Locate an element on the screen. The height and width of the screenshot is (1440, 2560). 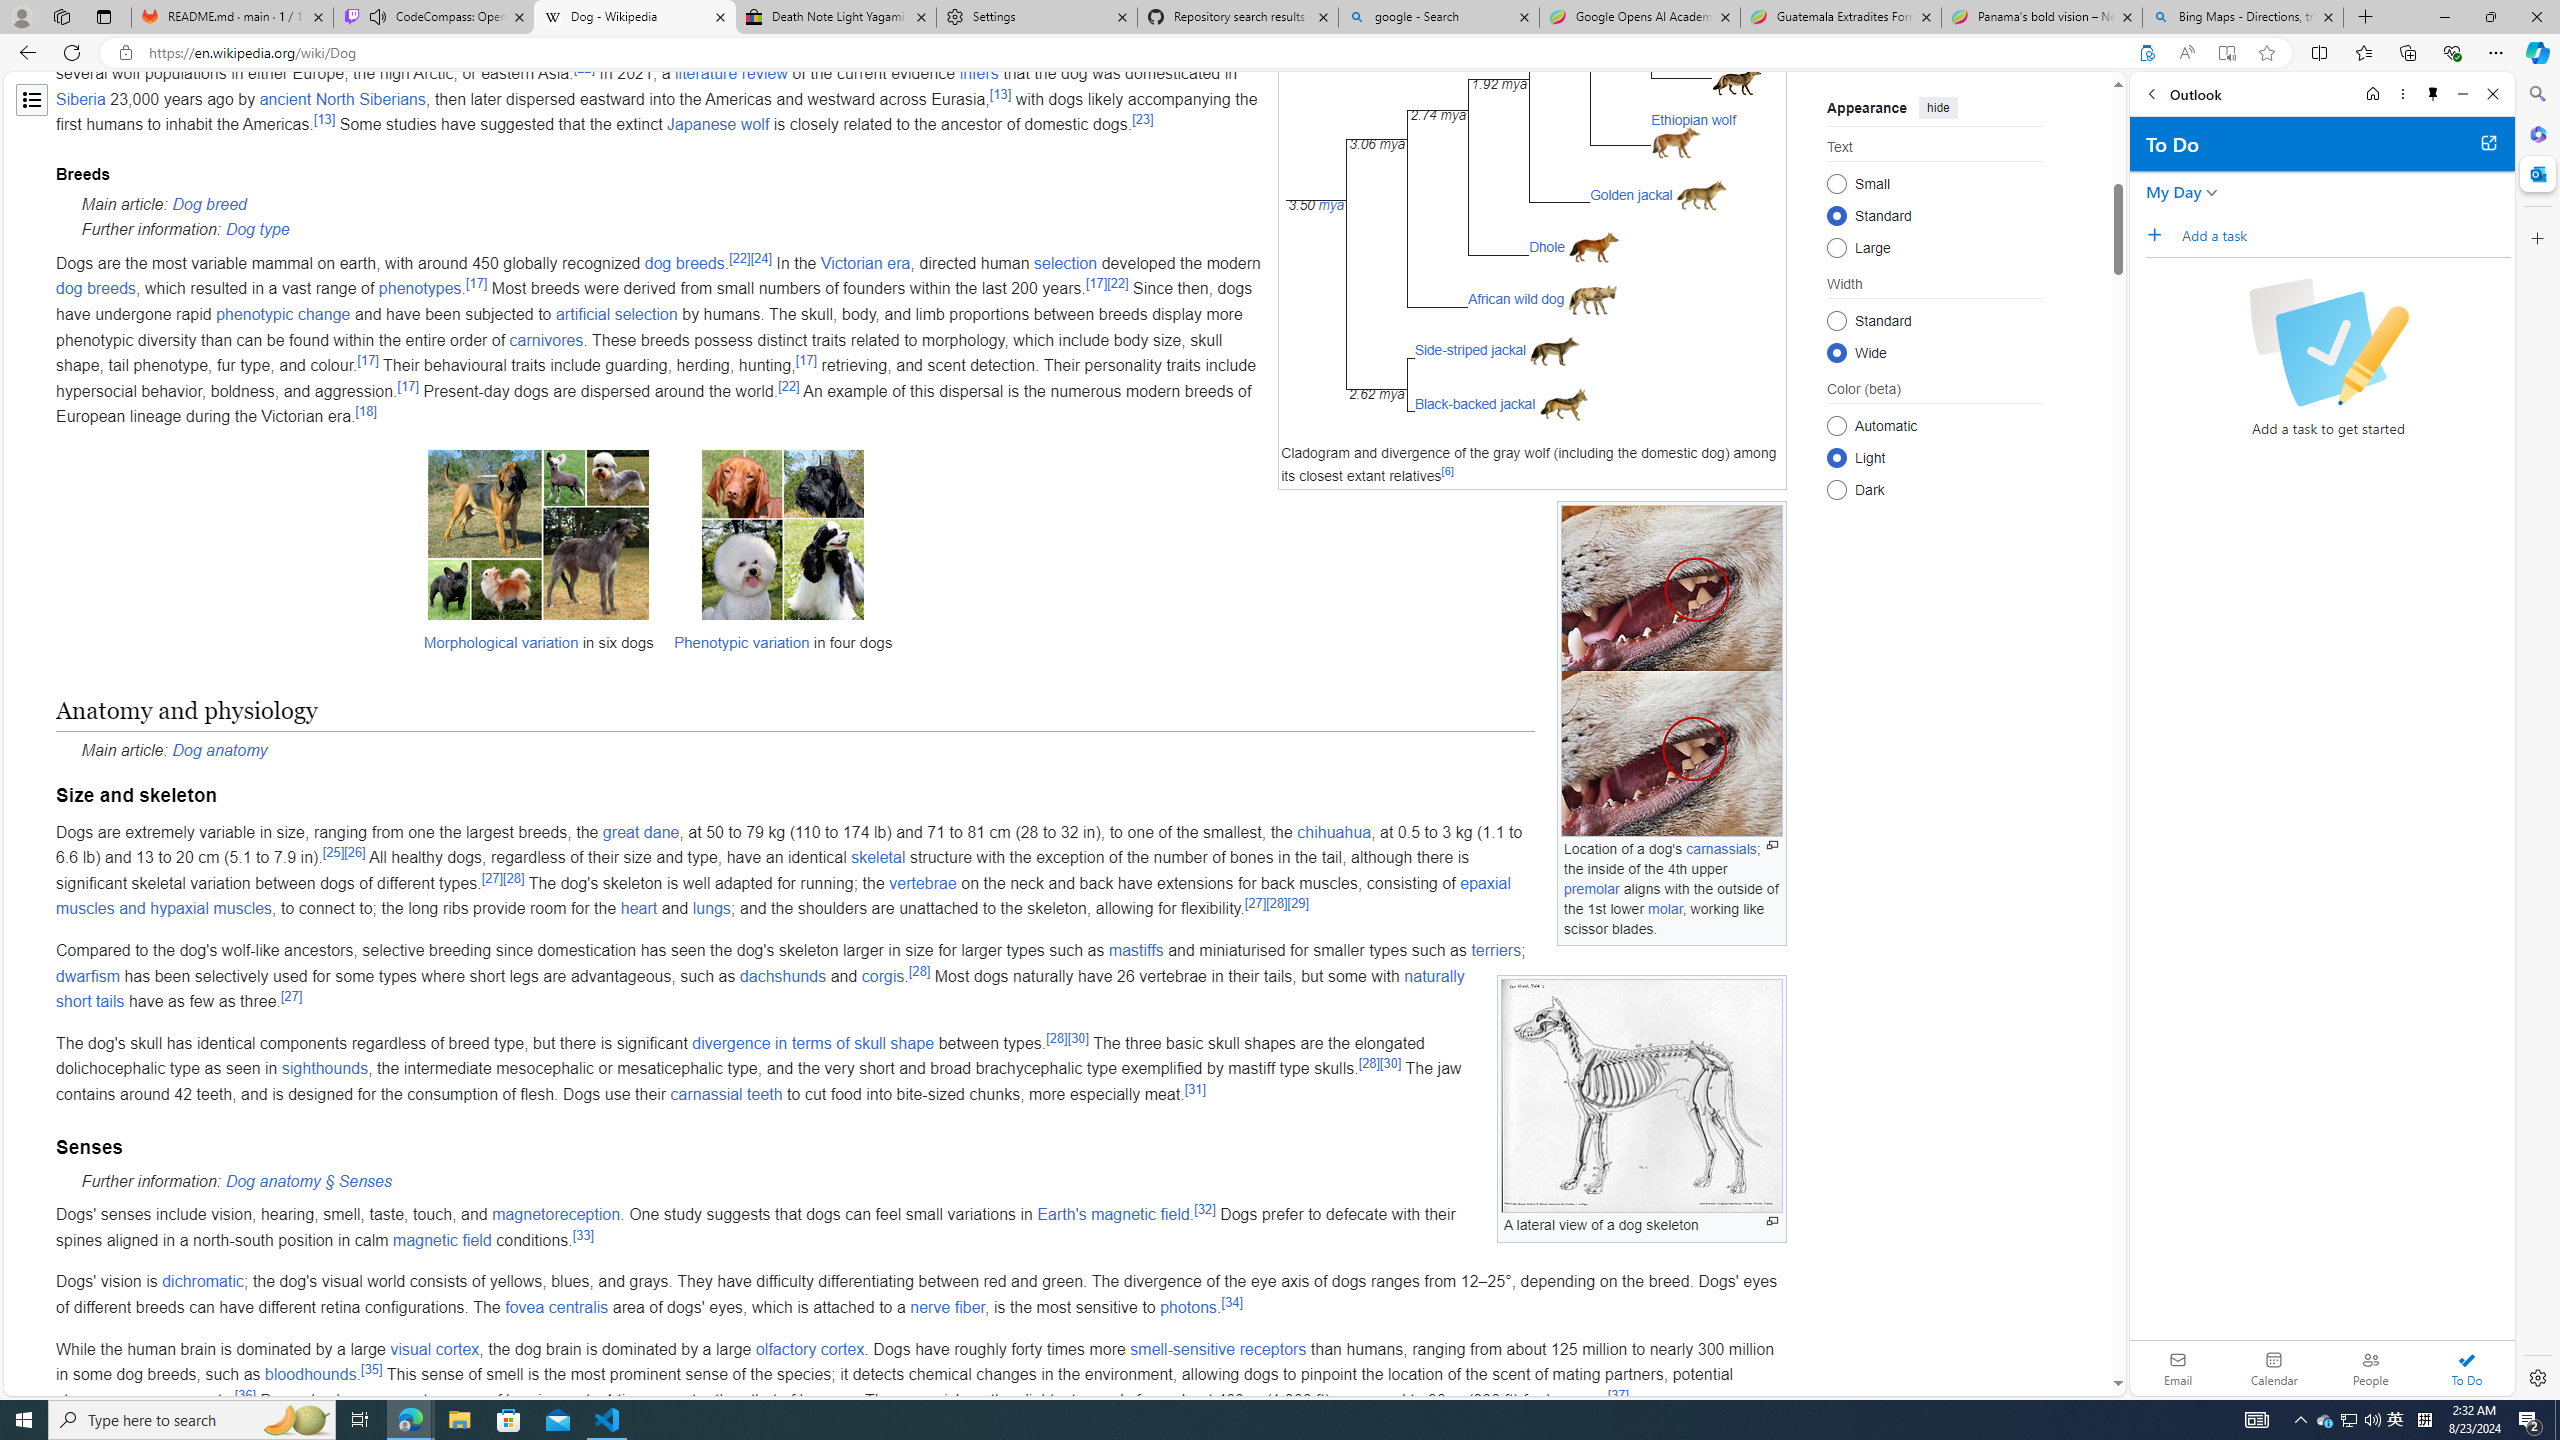
'hide' is located at coordinates (1939, 107).